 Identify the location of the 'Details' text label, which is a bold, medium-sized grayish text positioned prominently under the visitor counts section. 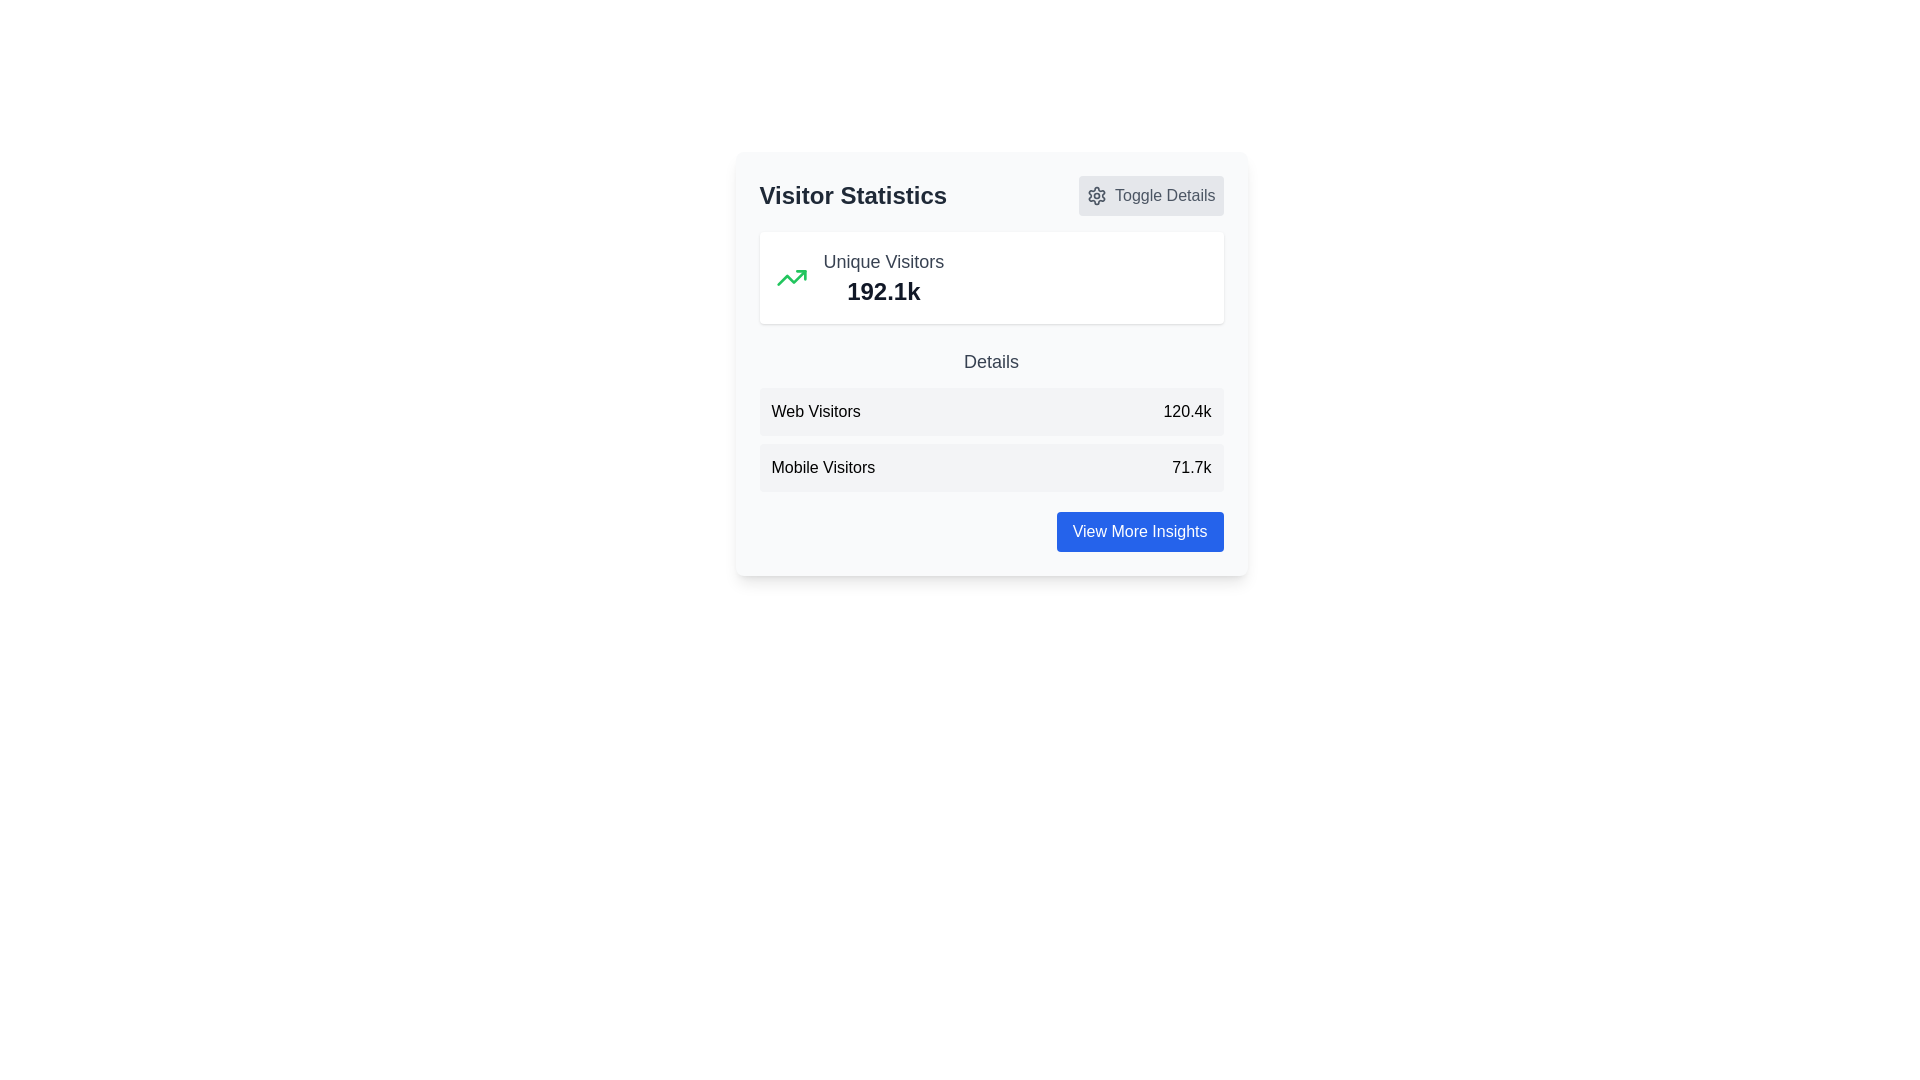
(991, 362).